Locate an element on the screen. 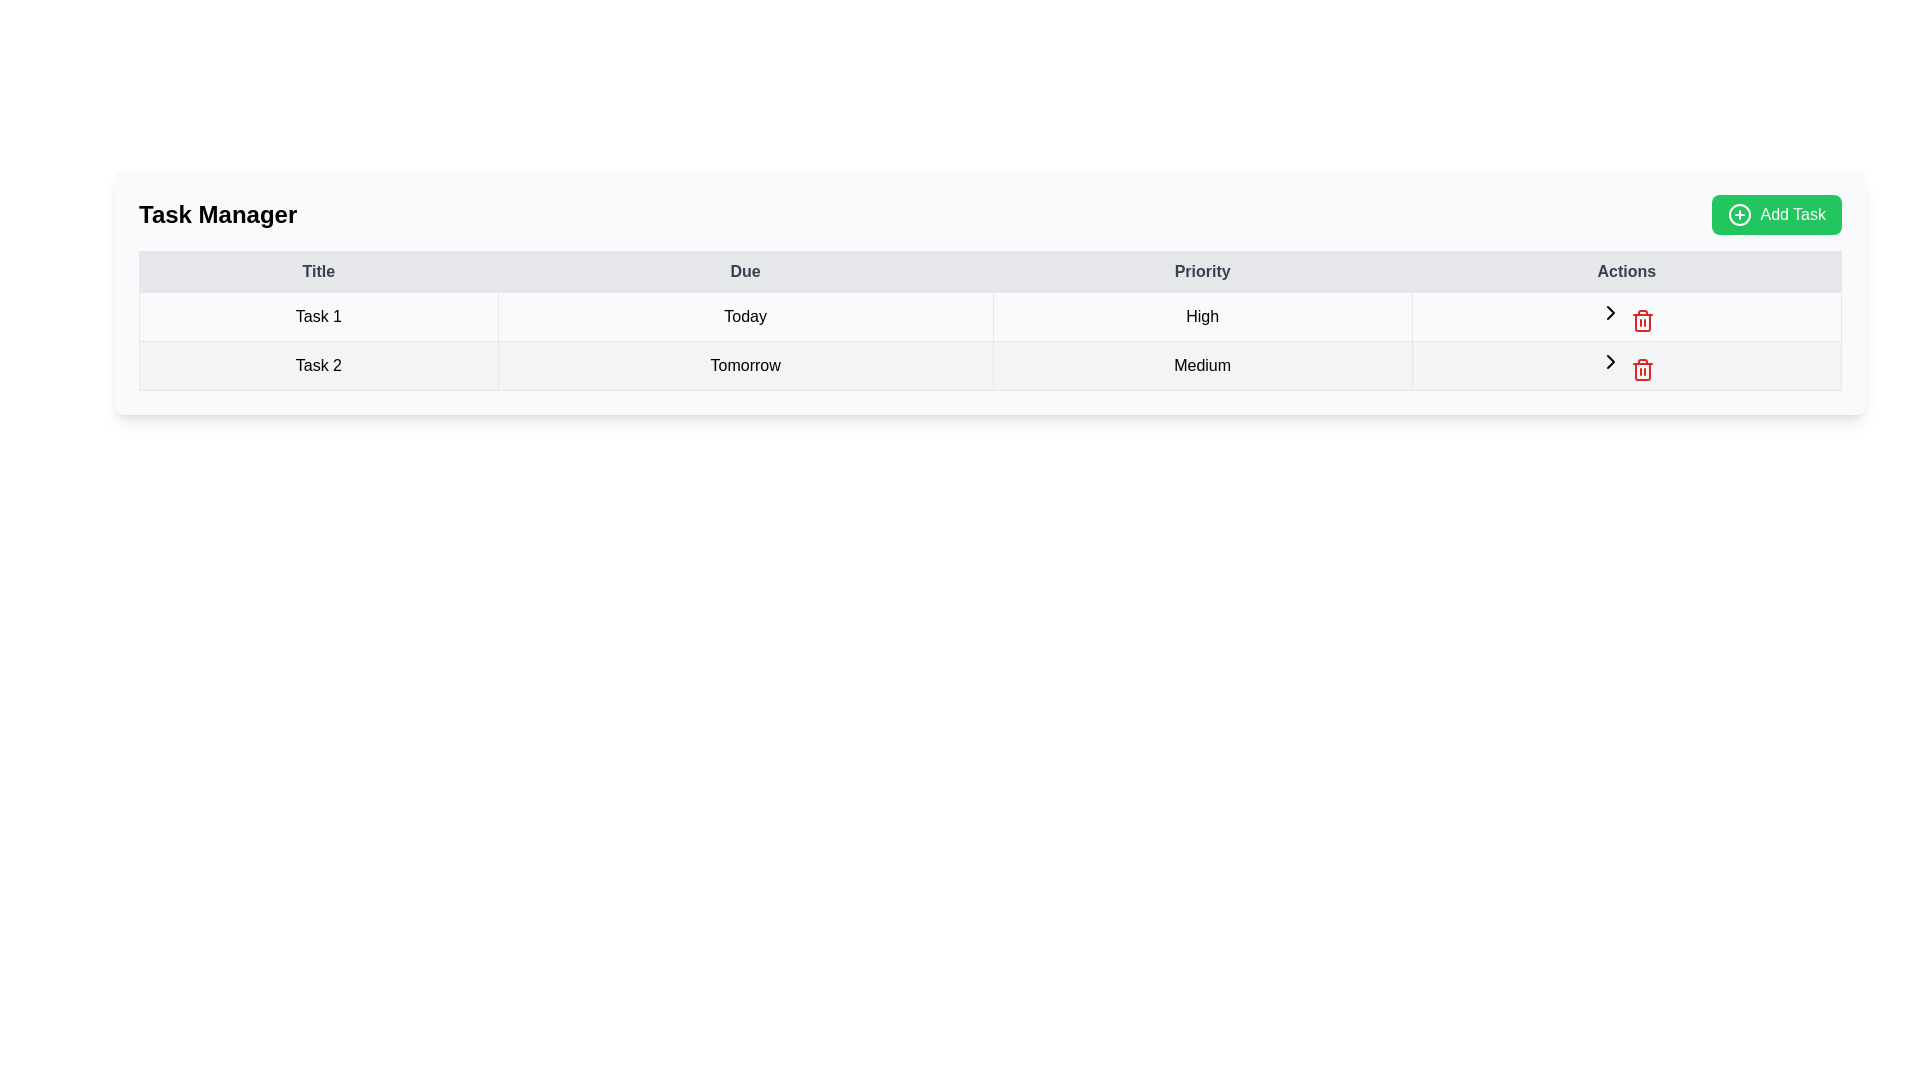 The width and height of the screenshot is (1920, 1080). the icon inside the 'Add Task' button located at the top-right corner of the user interface is located at coordinates (1739, 215).